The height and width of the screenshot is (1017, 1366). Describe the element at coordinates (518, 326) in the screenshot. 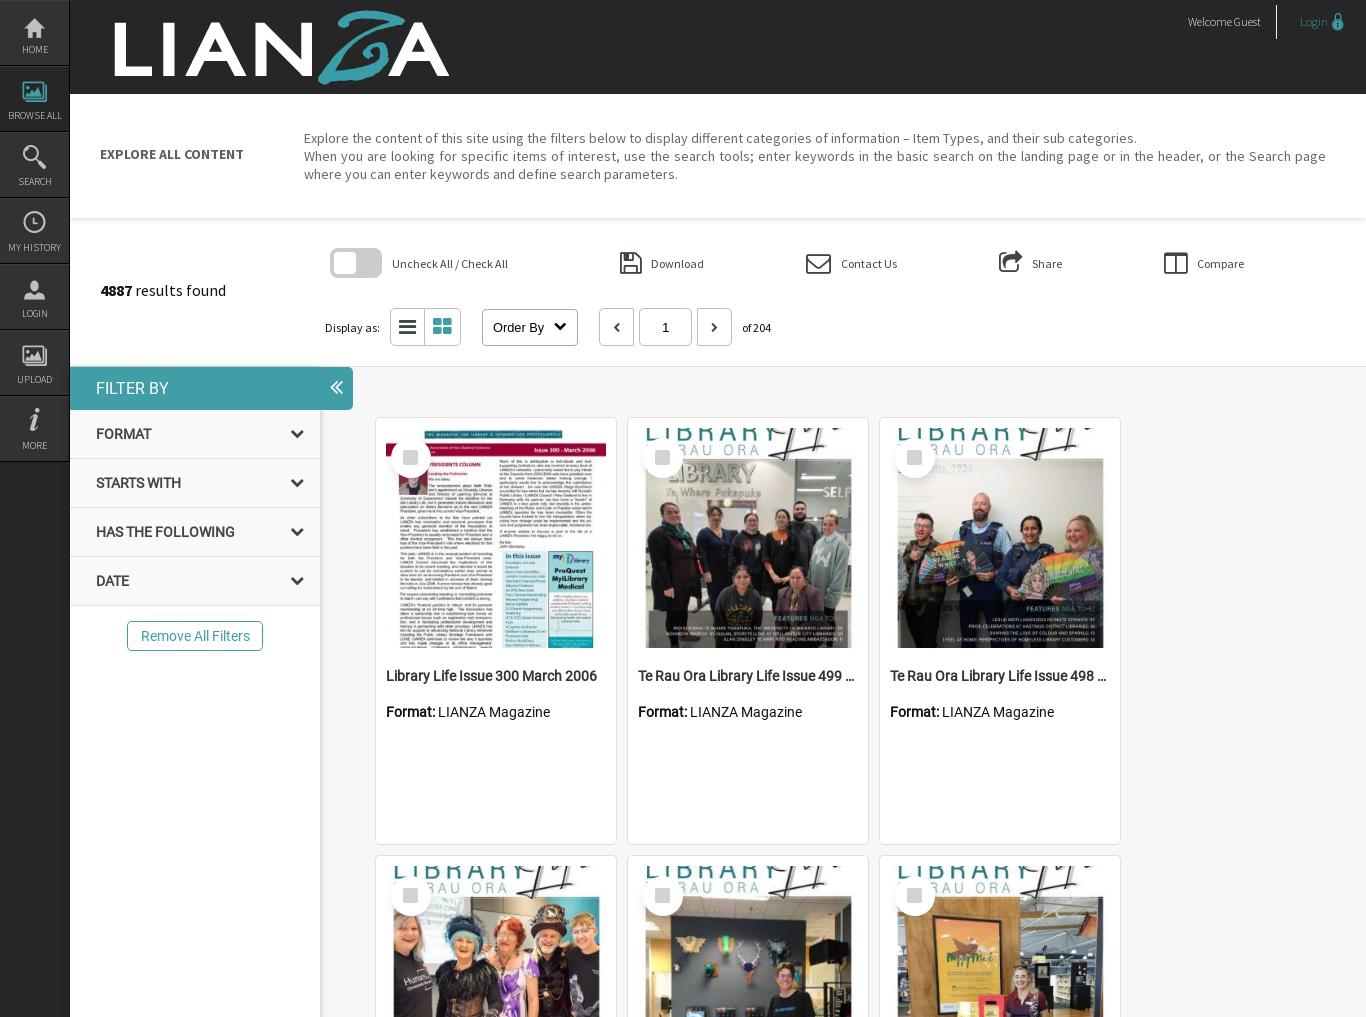

I see `'Order By'` at that location.